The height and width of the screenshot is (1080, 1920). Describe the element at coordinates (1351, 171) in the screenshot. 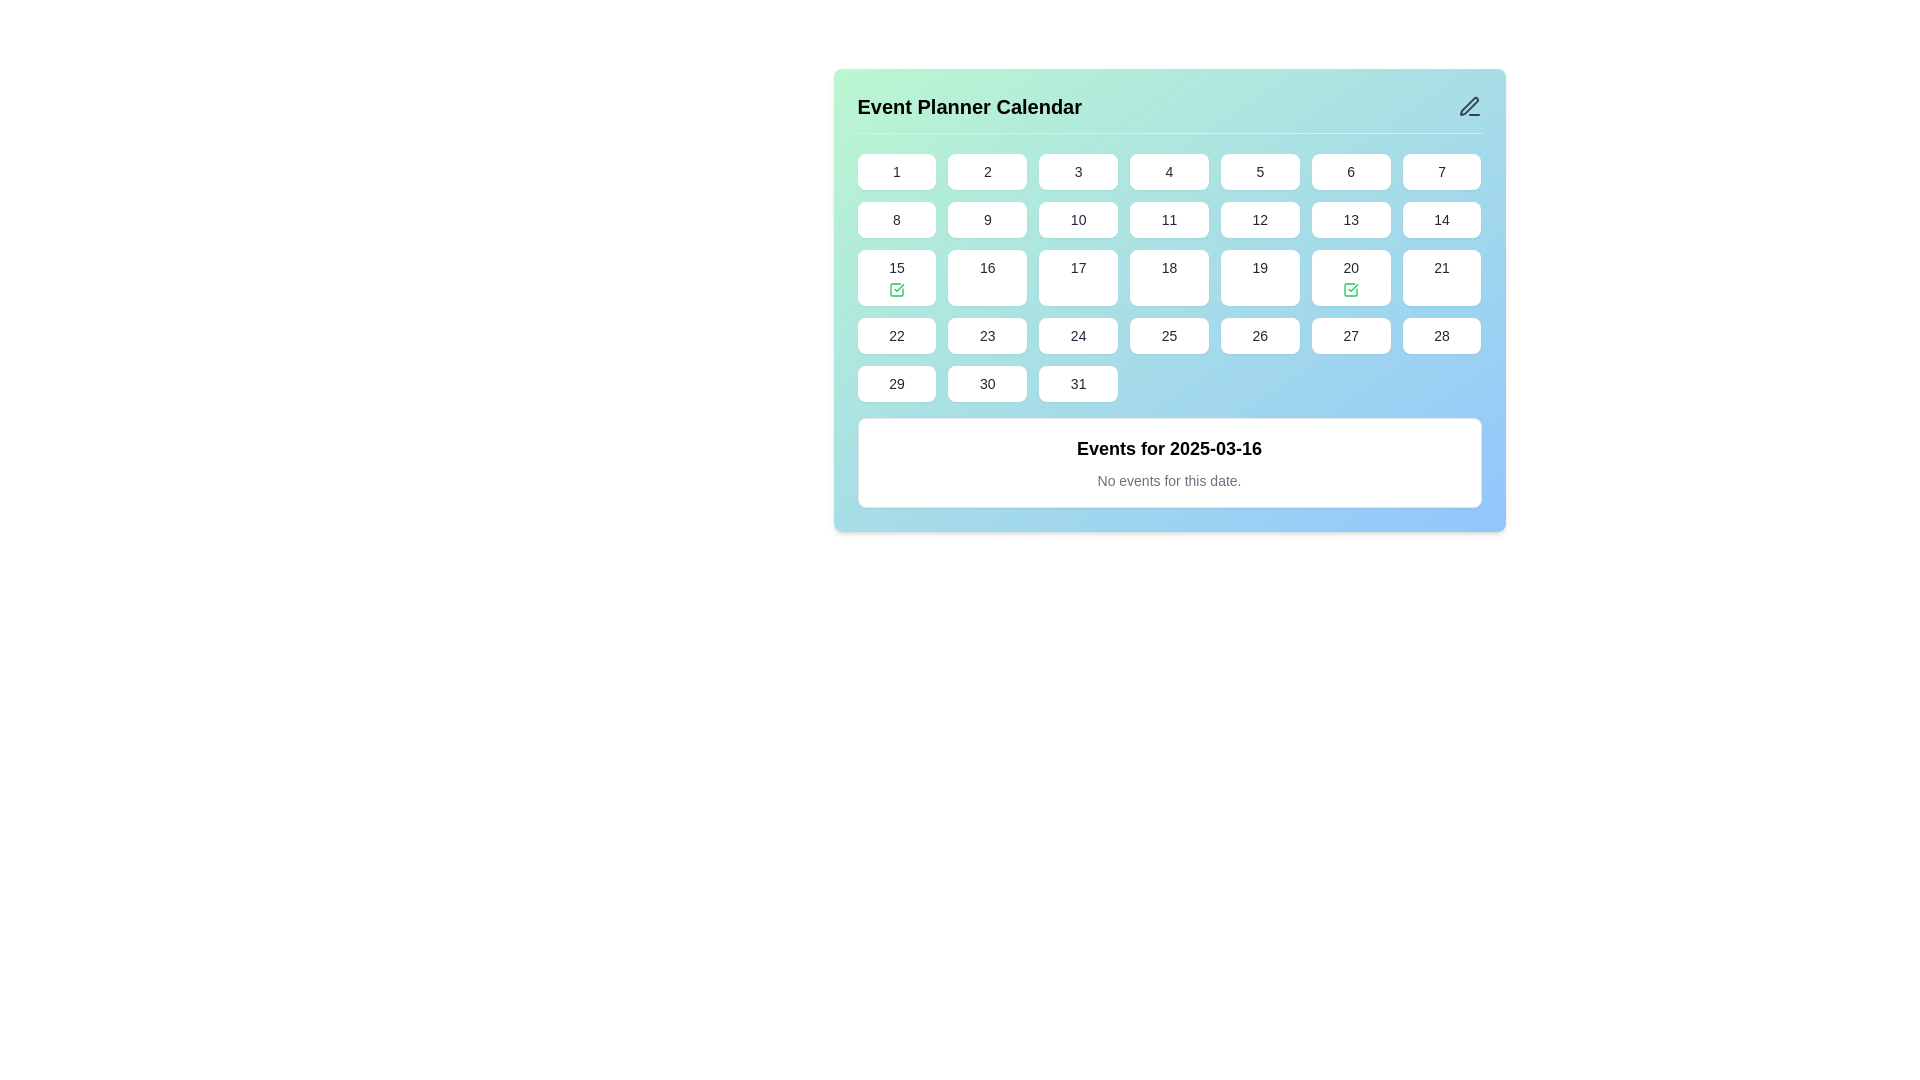

I see `the button displaying the number '6' centered within a rounded rectangle` at that location.